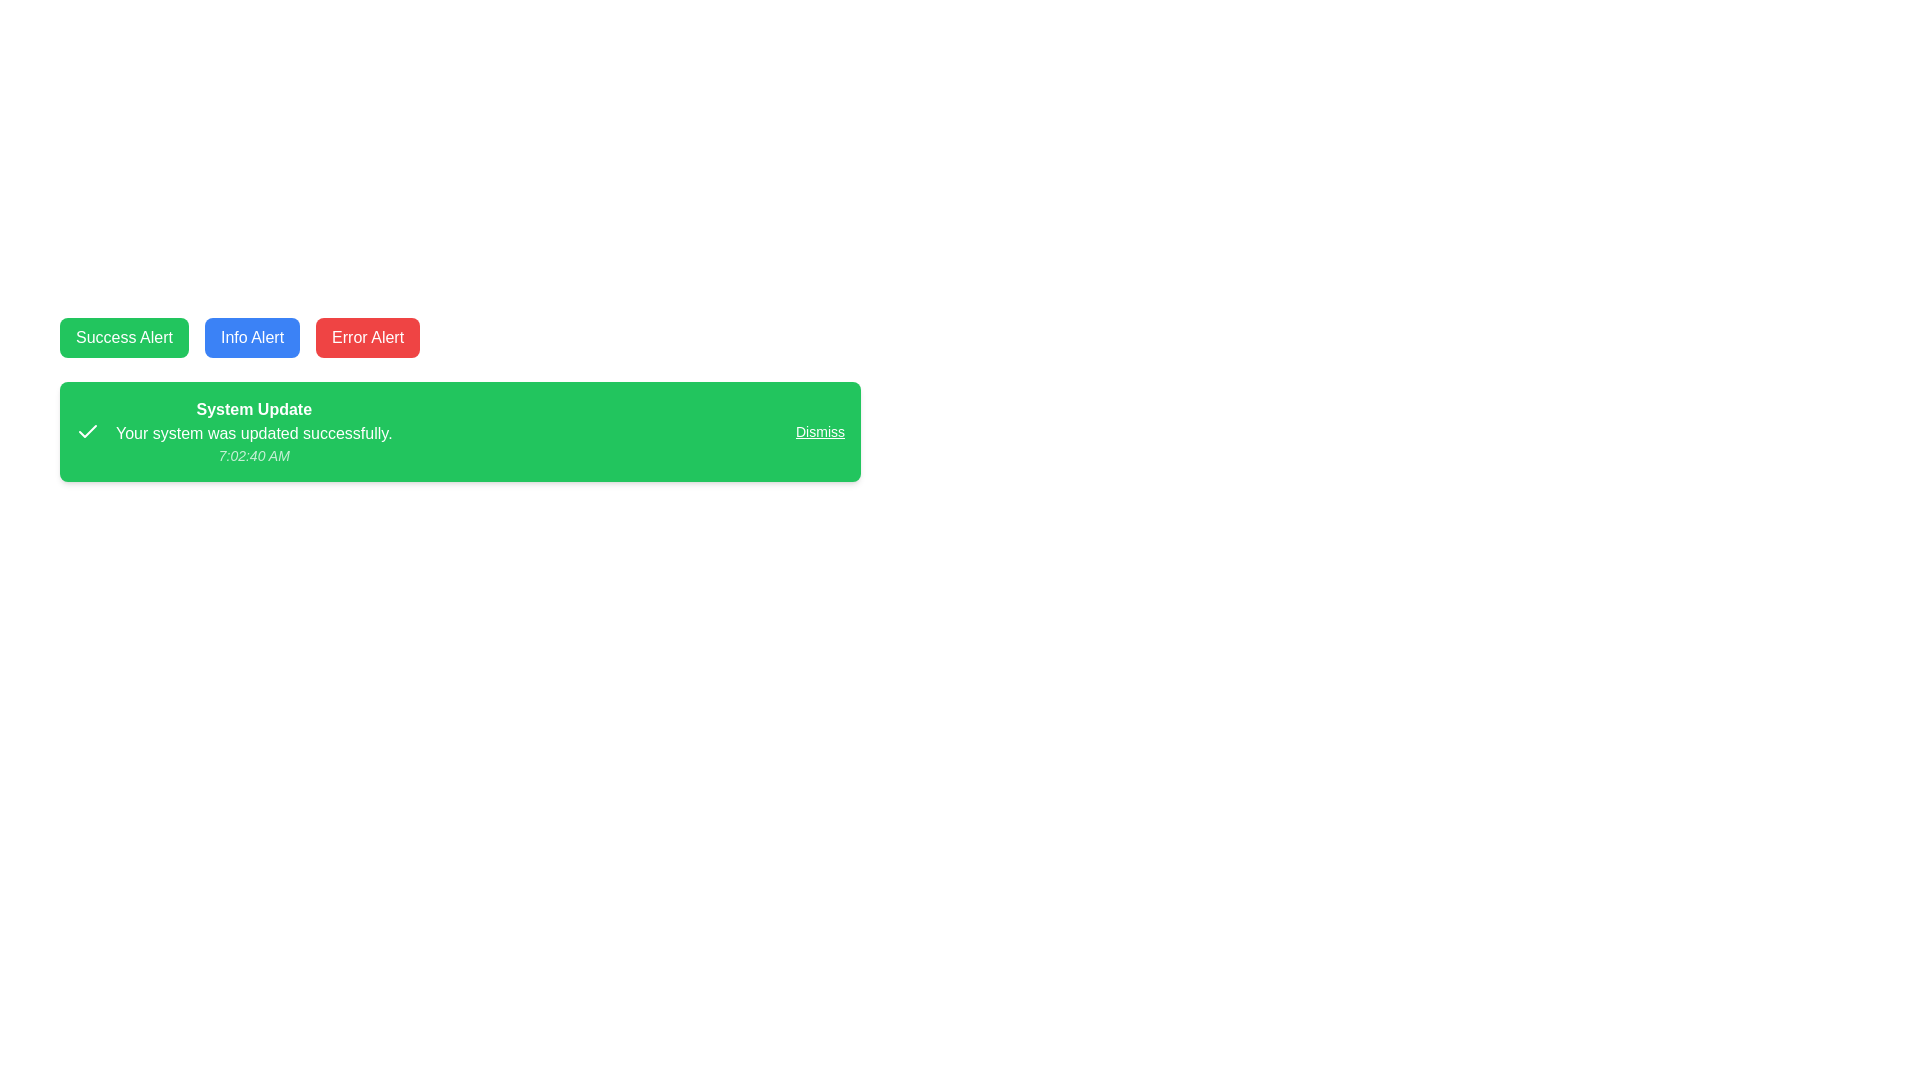 This screenshot has height=1080, width=1920. Describe the element at coordinates (253, 433) in the screenshot. I see `the notification message Text label that indicates a successful system update, located below the title 'System Update' and above the timestamp '7:02:40 AM'` at that location.